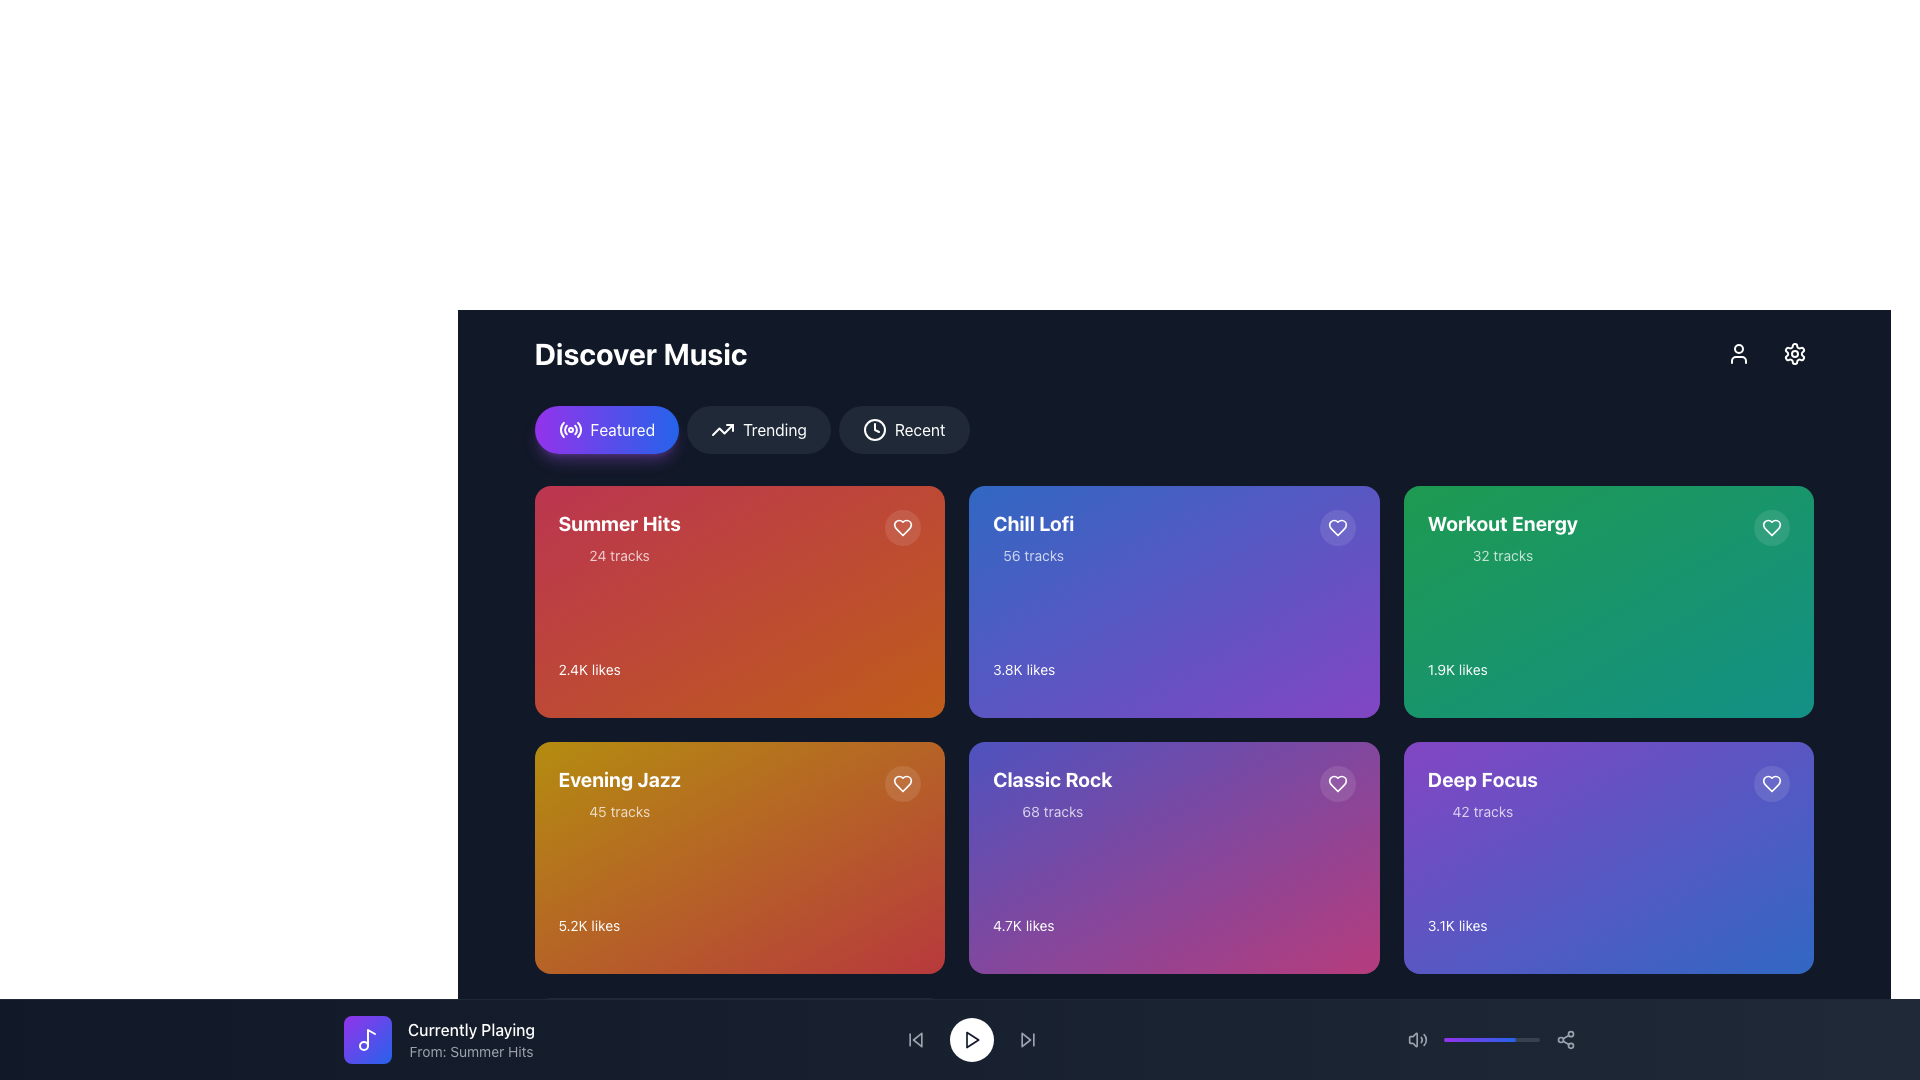  What do you see at coordinates (1337, 527) in the screenshot?
I see `the heart icon button in the top-right corner of the 'Chill Lofi' card` at bounding box center [1337, 527].